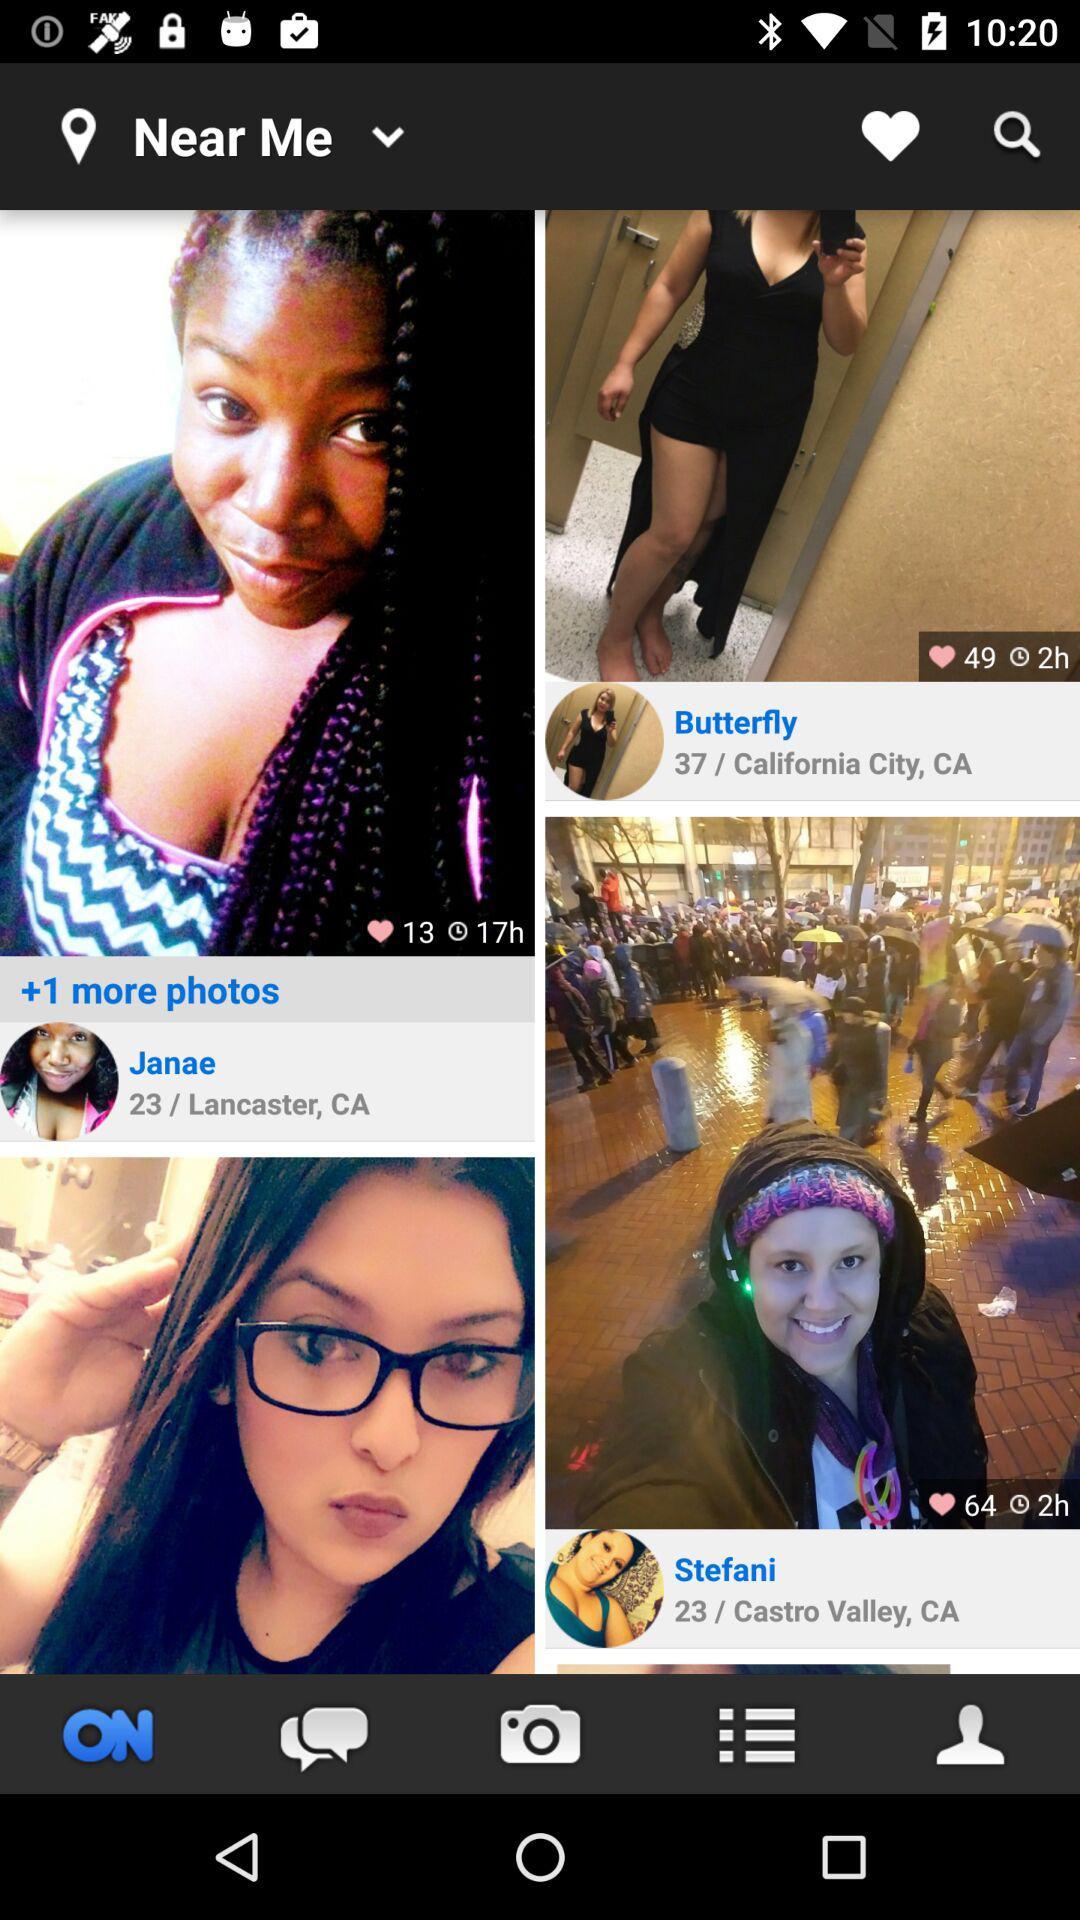 The image size is (1080, 1920). What do you see at coordinates (171, 1060) in the screenshot?
I see `janae icon` at bounding box center [171, 1060].